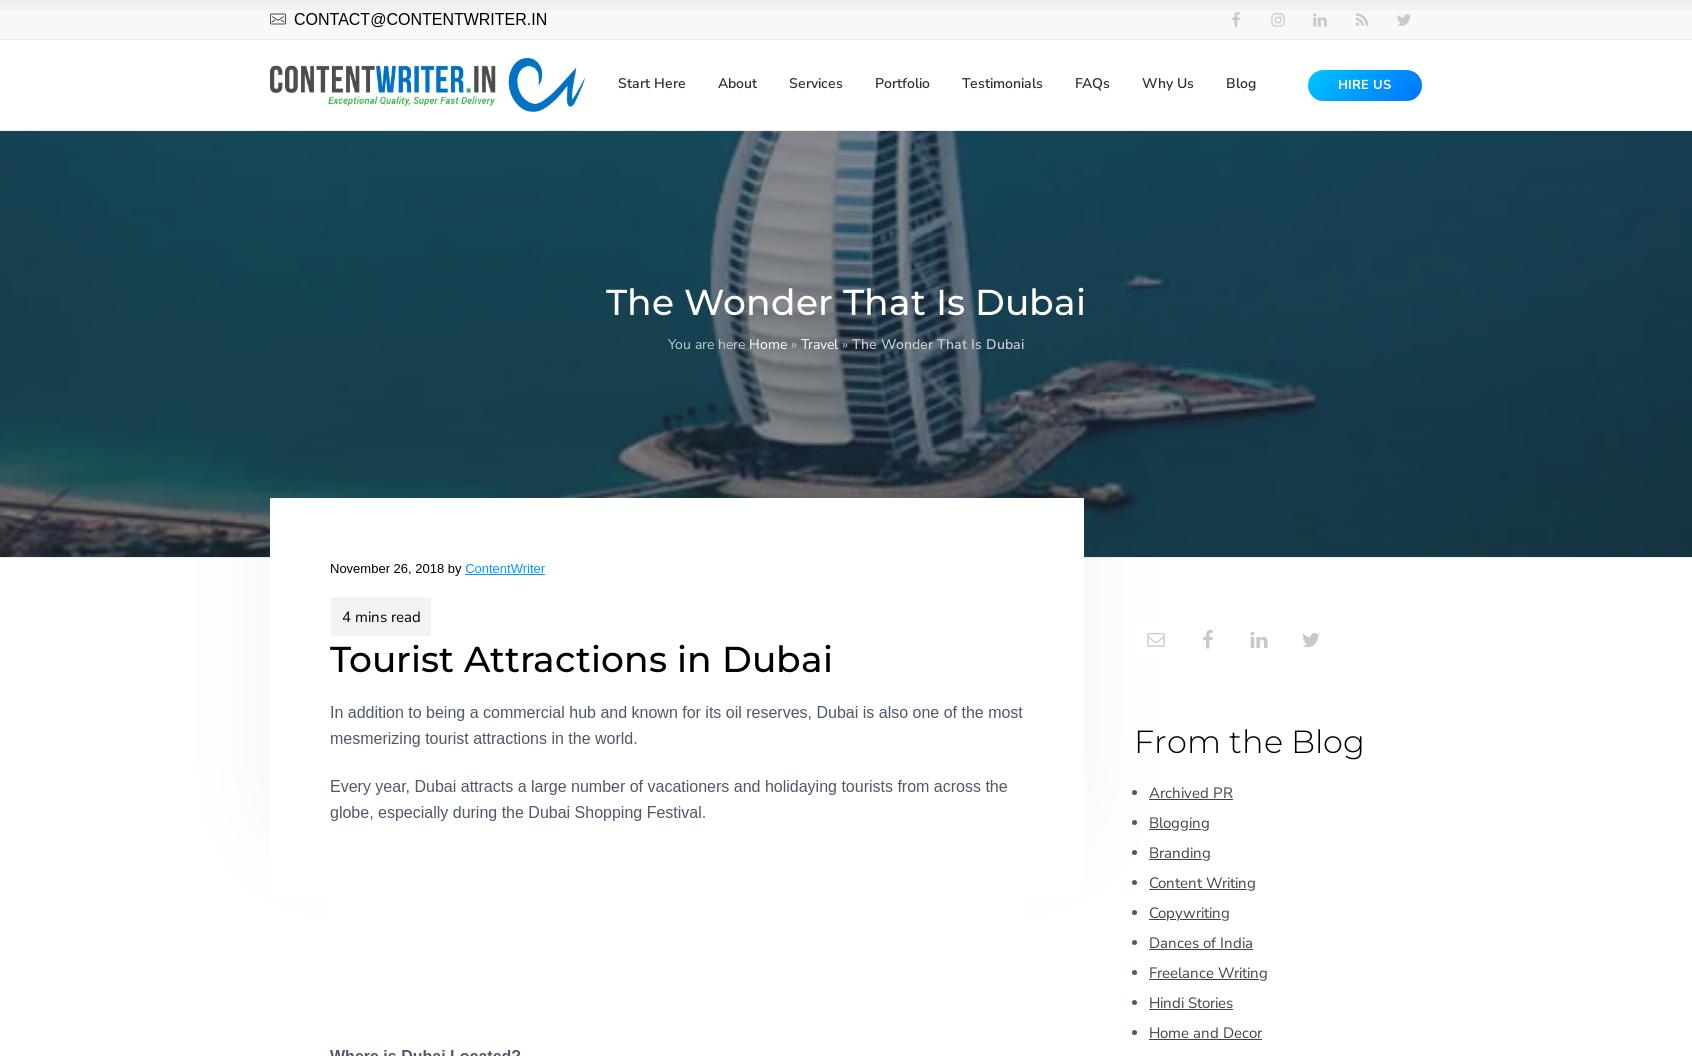  What do you see at coordinates (1200, 941) in the screenshot?
I see `'Dances of India'` at bounding box center [1200, 941].